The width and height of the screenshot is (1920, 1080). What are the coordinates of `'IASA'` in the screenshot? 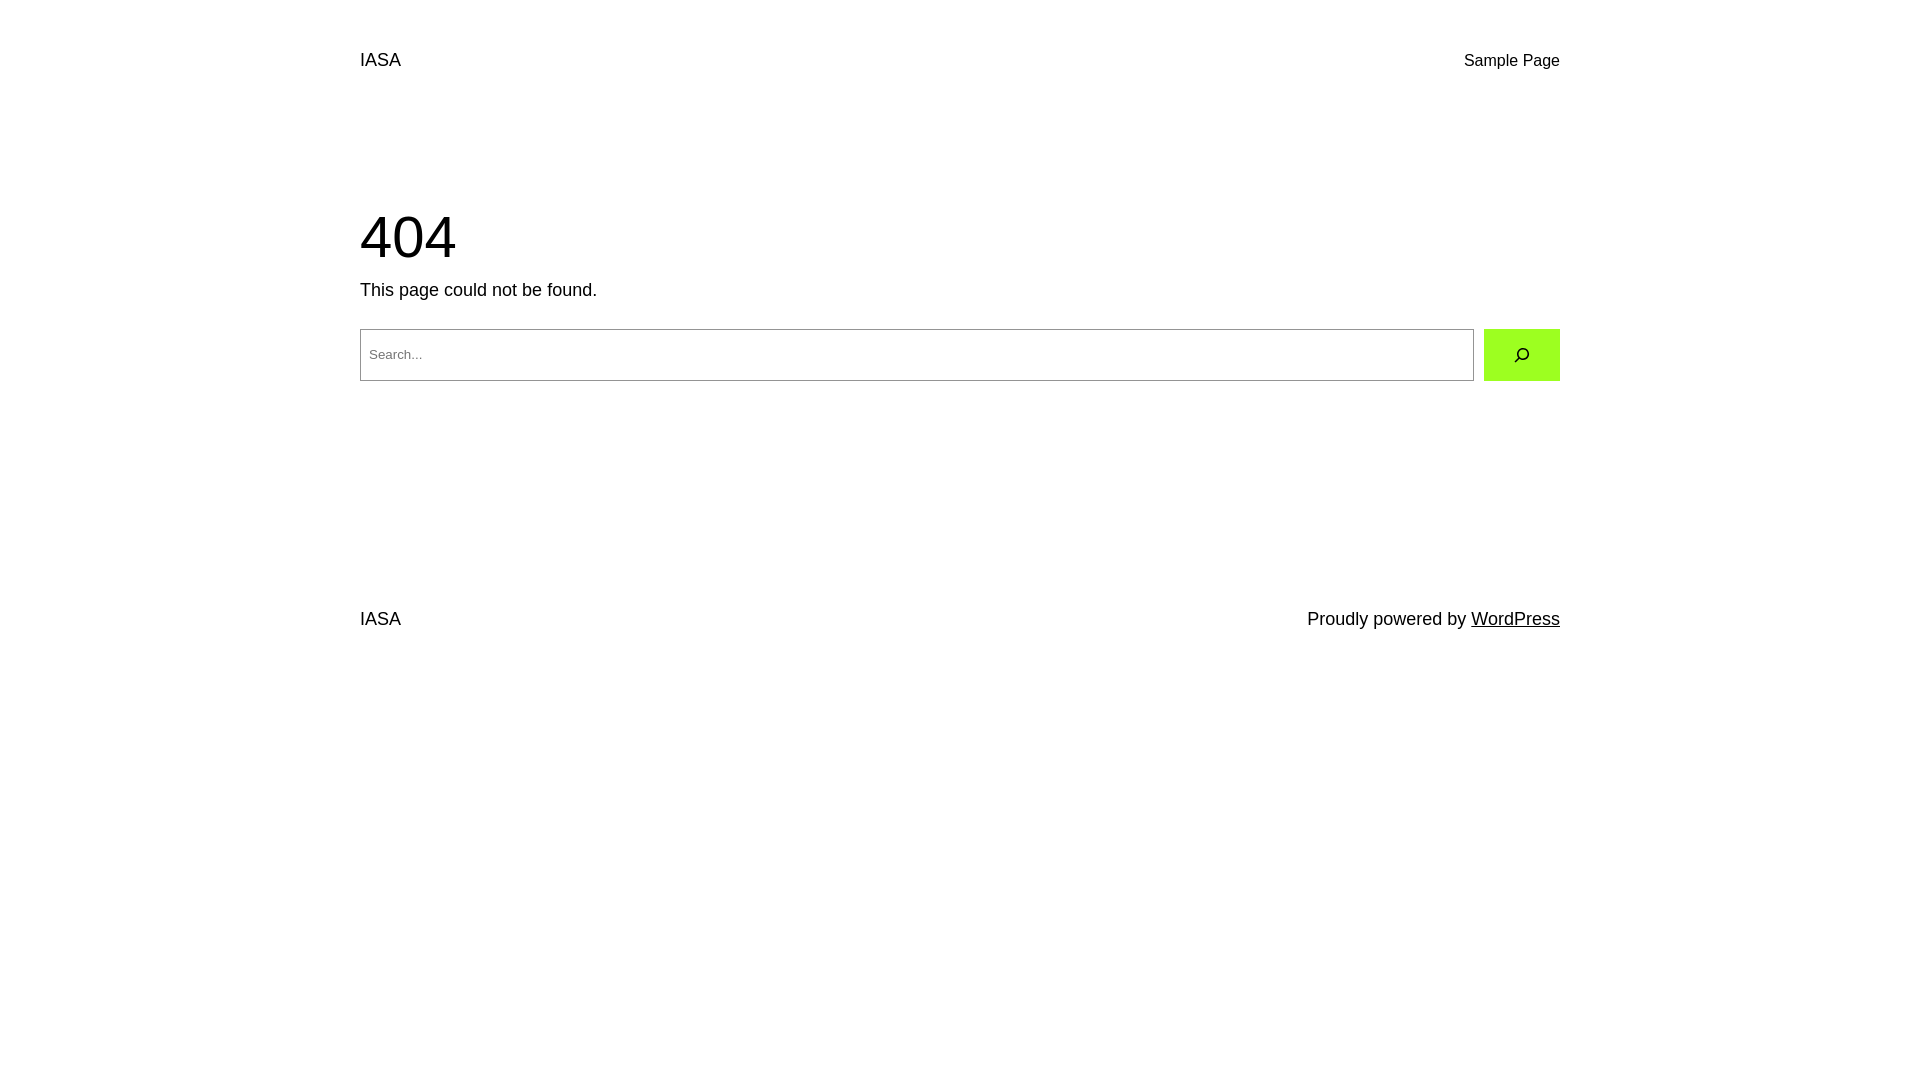 It's located at (380, 59).